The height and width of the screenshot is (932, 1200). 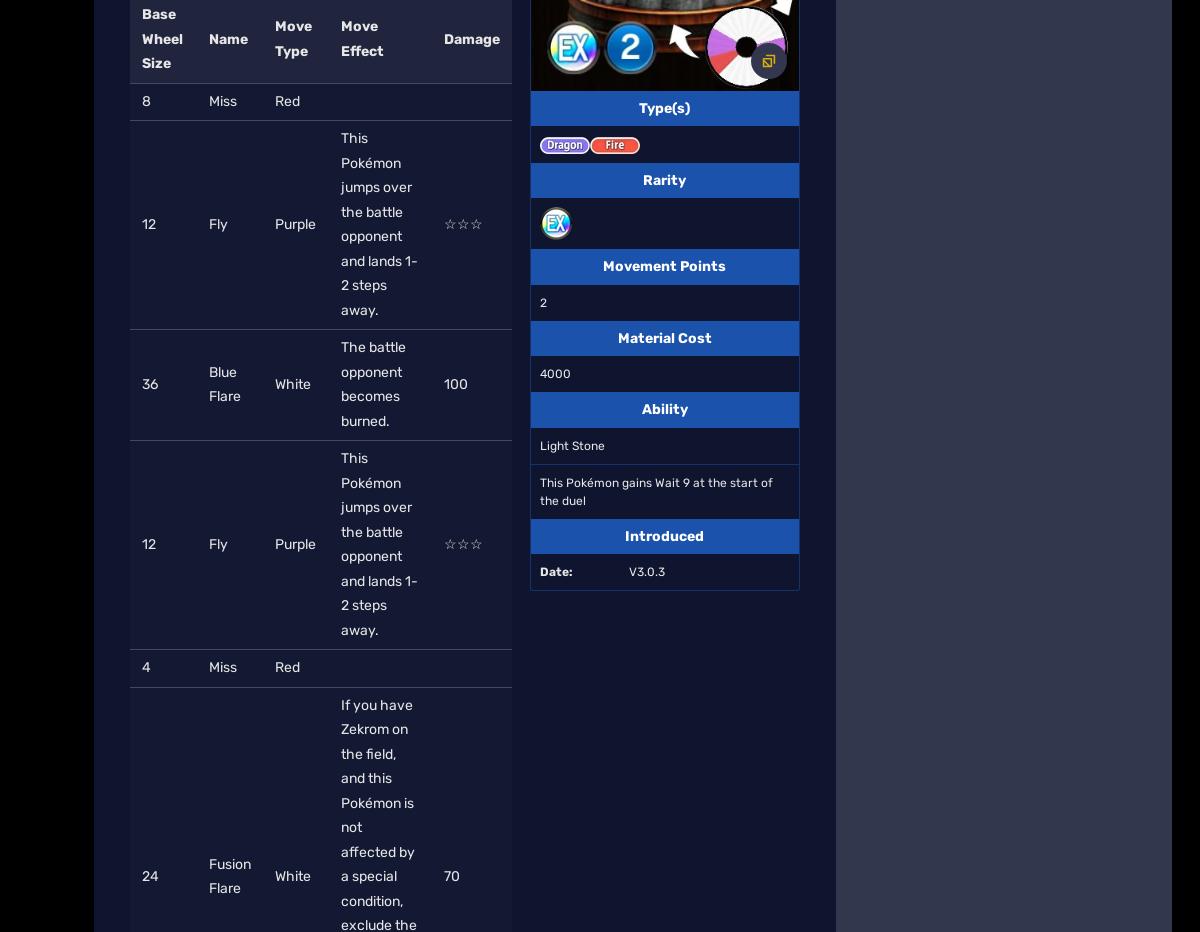 I want to click on 'Local Sitemap', so click(x=392, y=468).